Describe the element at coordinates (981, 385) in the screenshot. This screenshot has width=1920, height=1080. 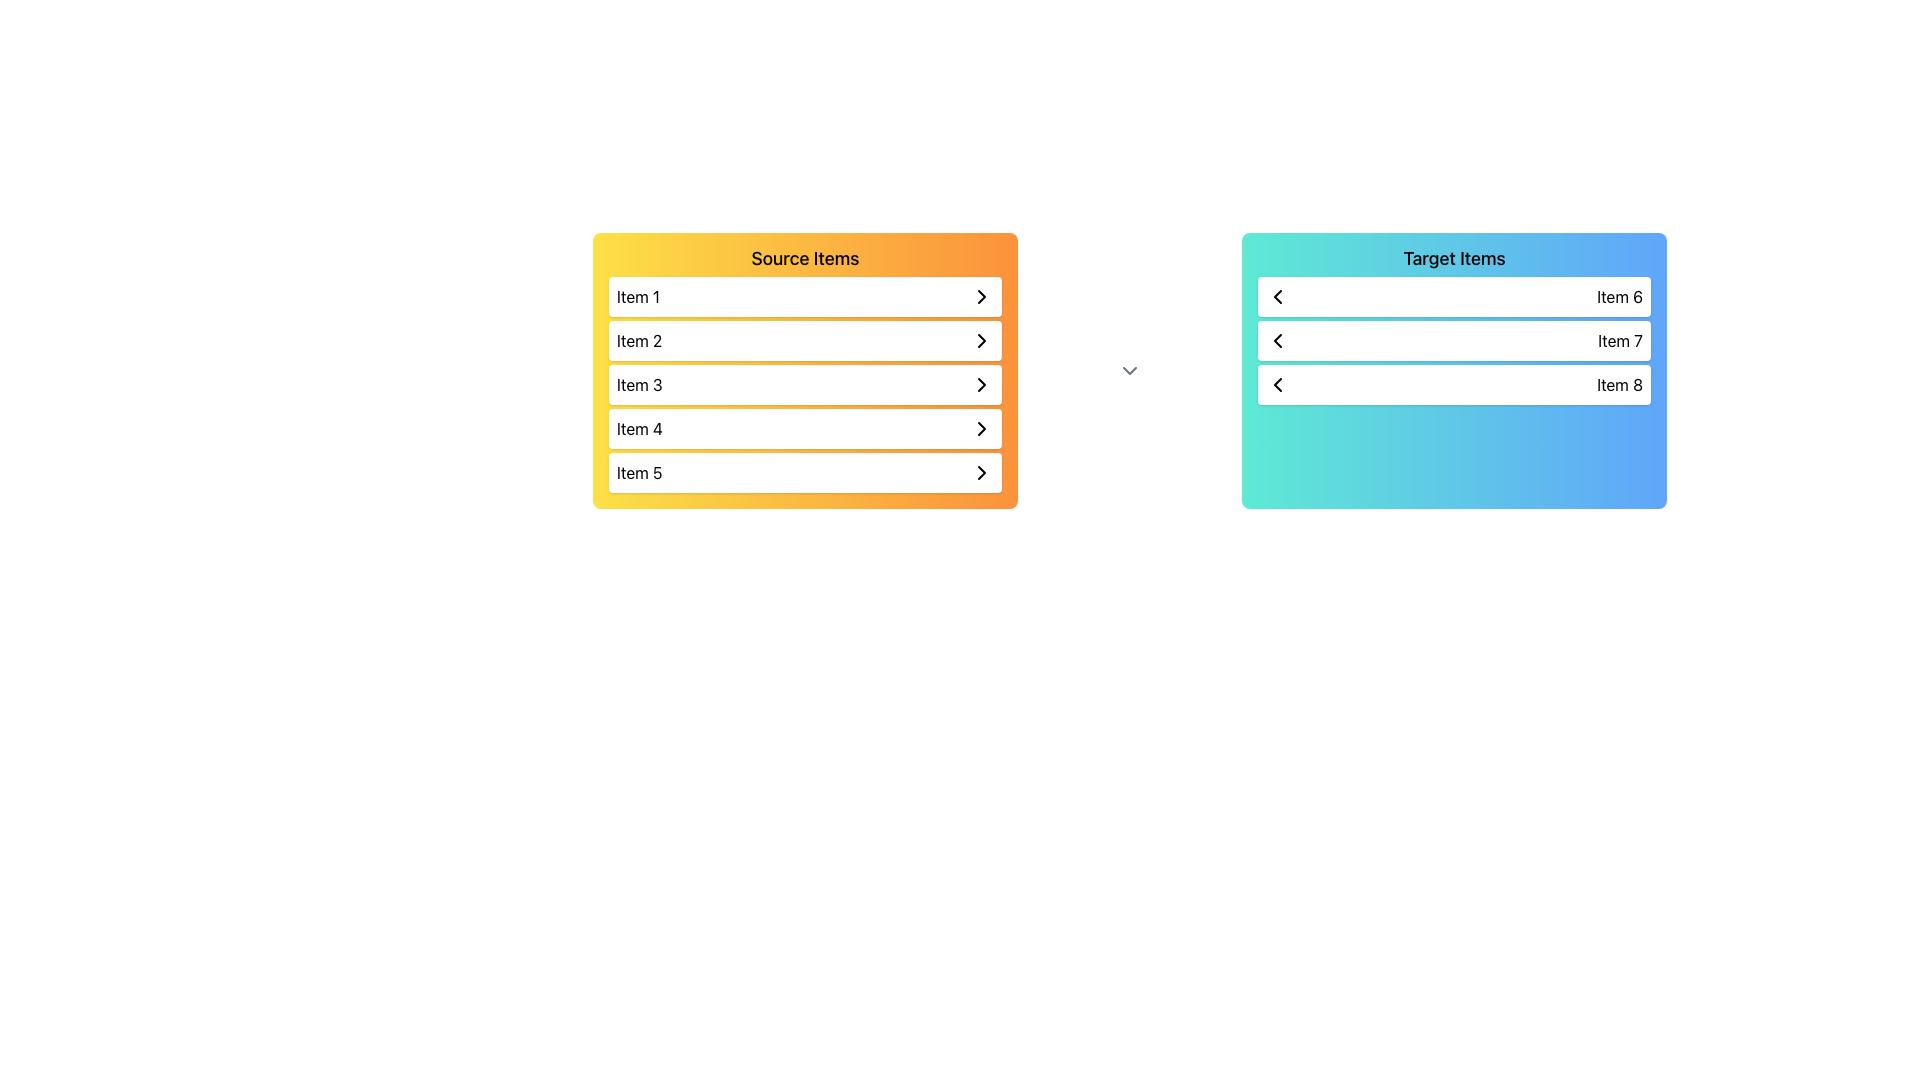
I see `the rightward-facing chevron arrow icon in the 'Item 3' row of the 'Source Items' list` at that location.